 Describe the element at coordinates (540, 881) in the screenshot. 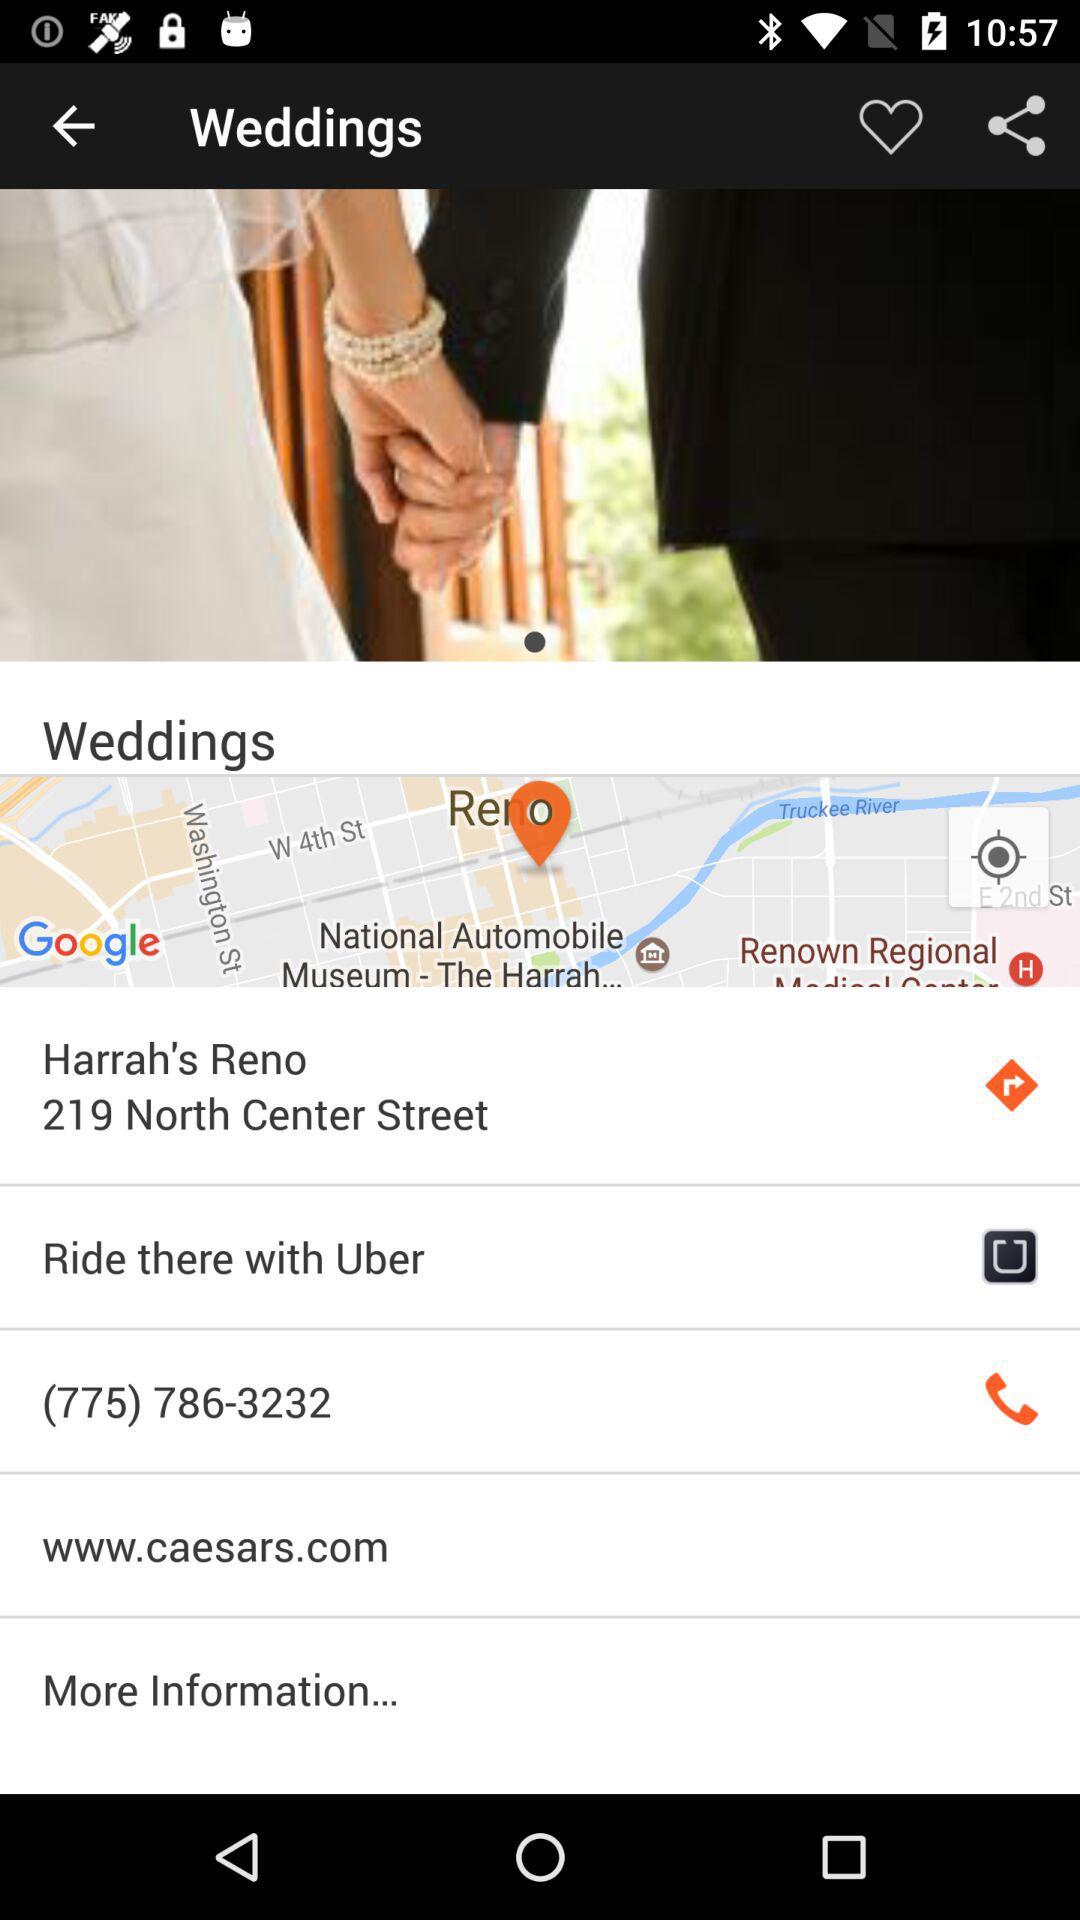

I see `item above the harrah s reno item` at that location.